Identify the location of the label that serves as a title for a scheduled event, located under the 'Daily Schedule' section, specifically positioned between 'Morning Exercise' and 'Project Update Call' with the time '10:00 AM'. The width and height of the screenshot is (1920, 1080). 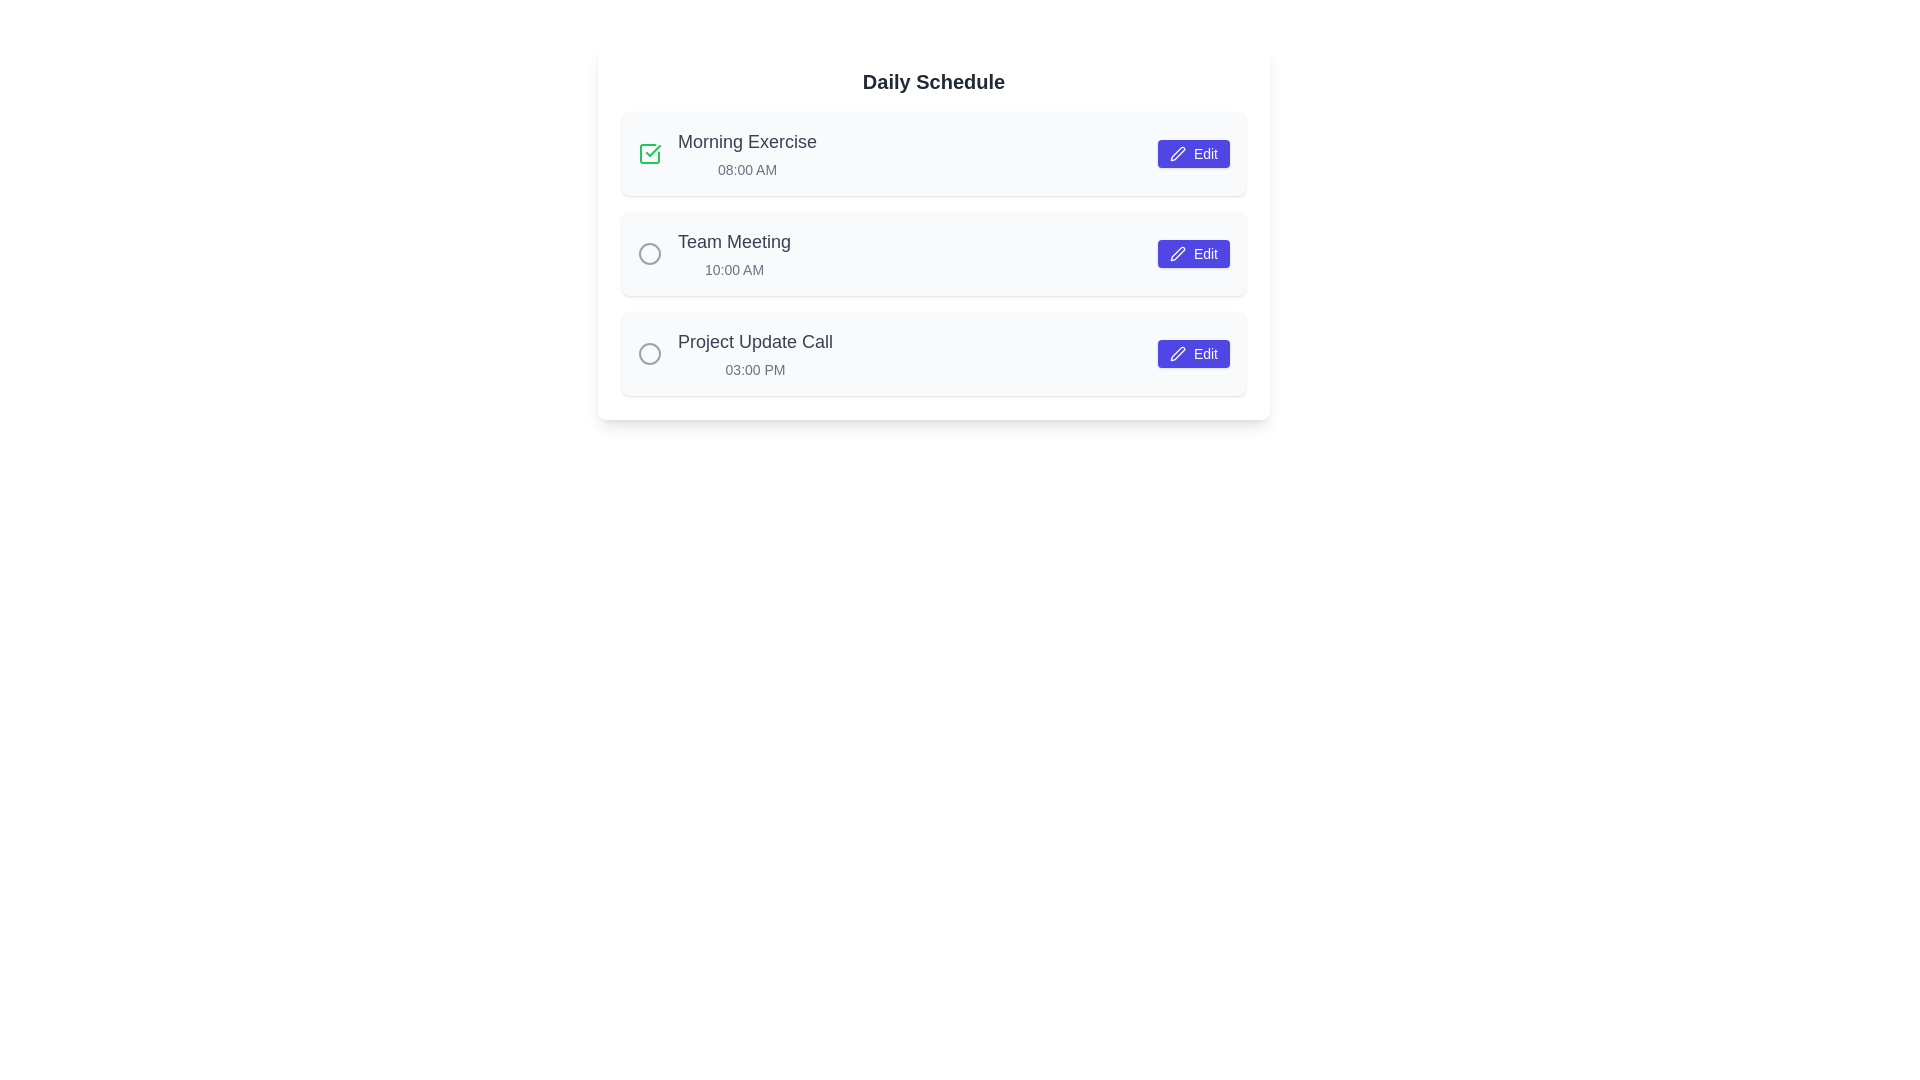
(733, 241).